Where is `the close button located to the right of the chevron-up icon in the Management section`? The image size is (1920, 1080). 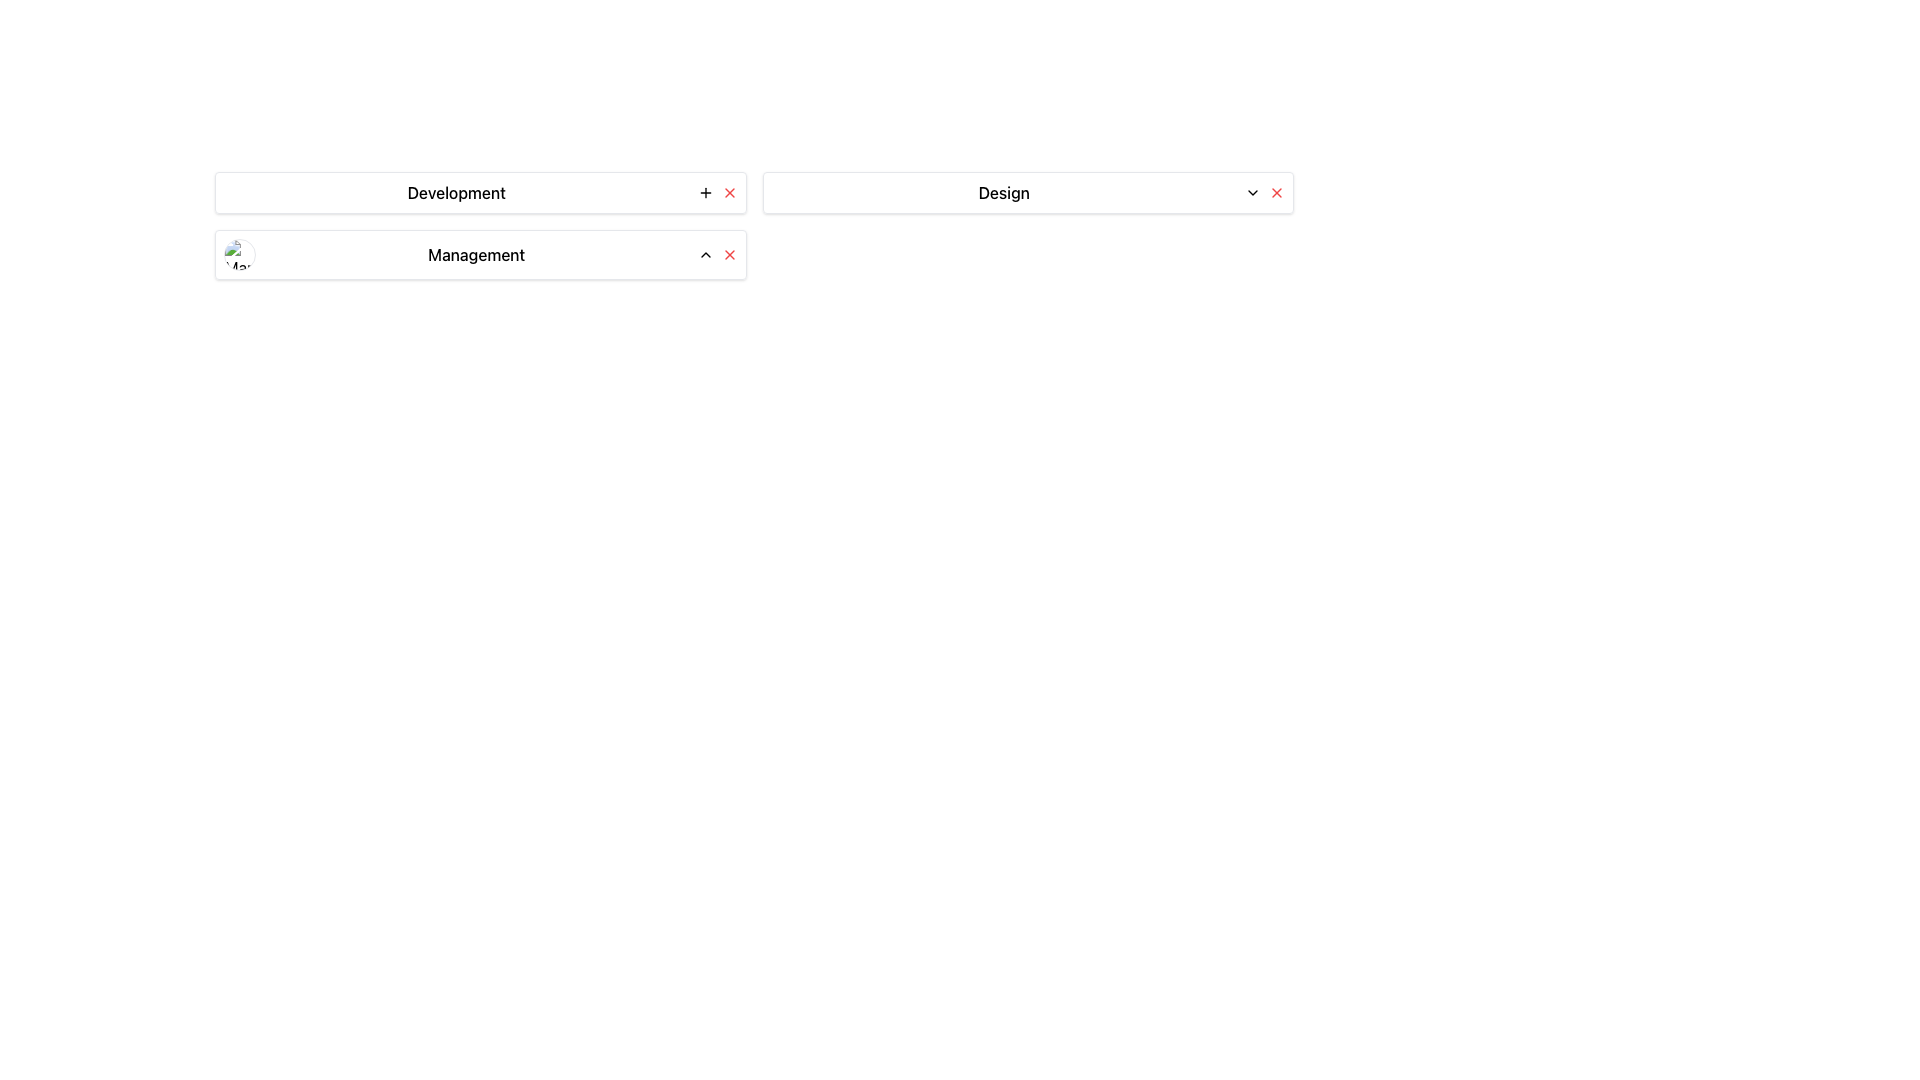 the close button located to the right of the chevron-up icon in the Management section is located at coordinates (728, 253).